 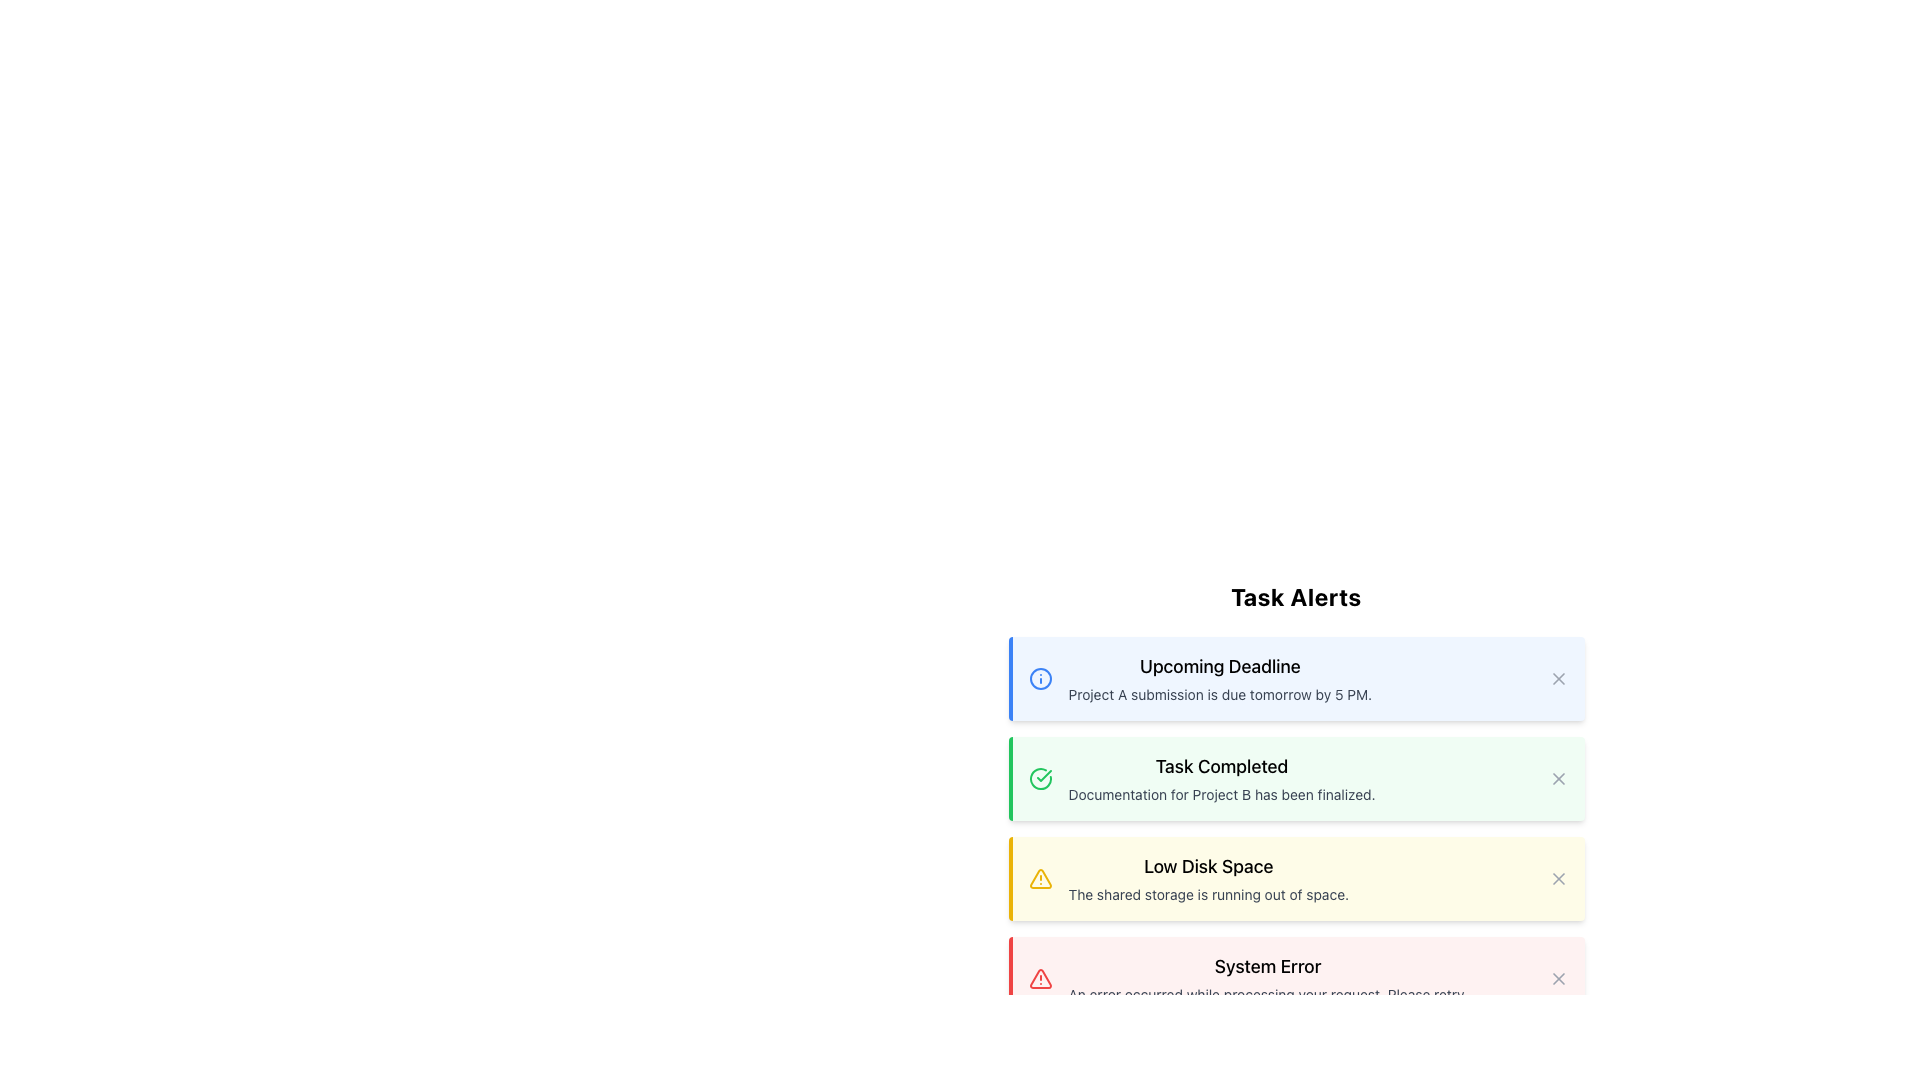 What do you see at coordinates (1040, 778) in the screenshot?
I see `the Vector graphic representing a successful task located to the left of the text 'Task Completed' in the second notification card` at bounding box center [1040, 778].